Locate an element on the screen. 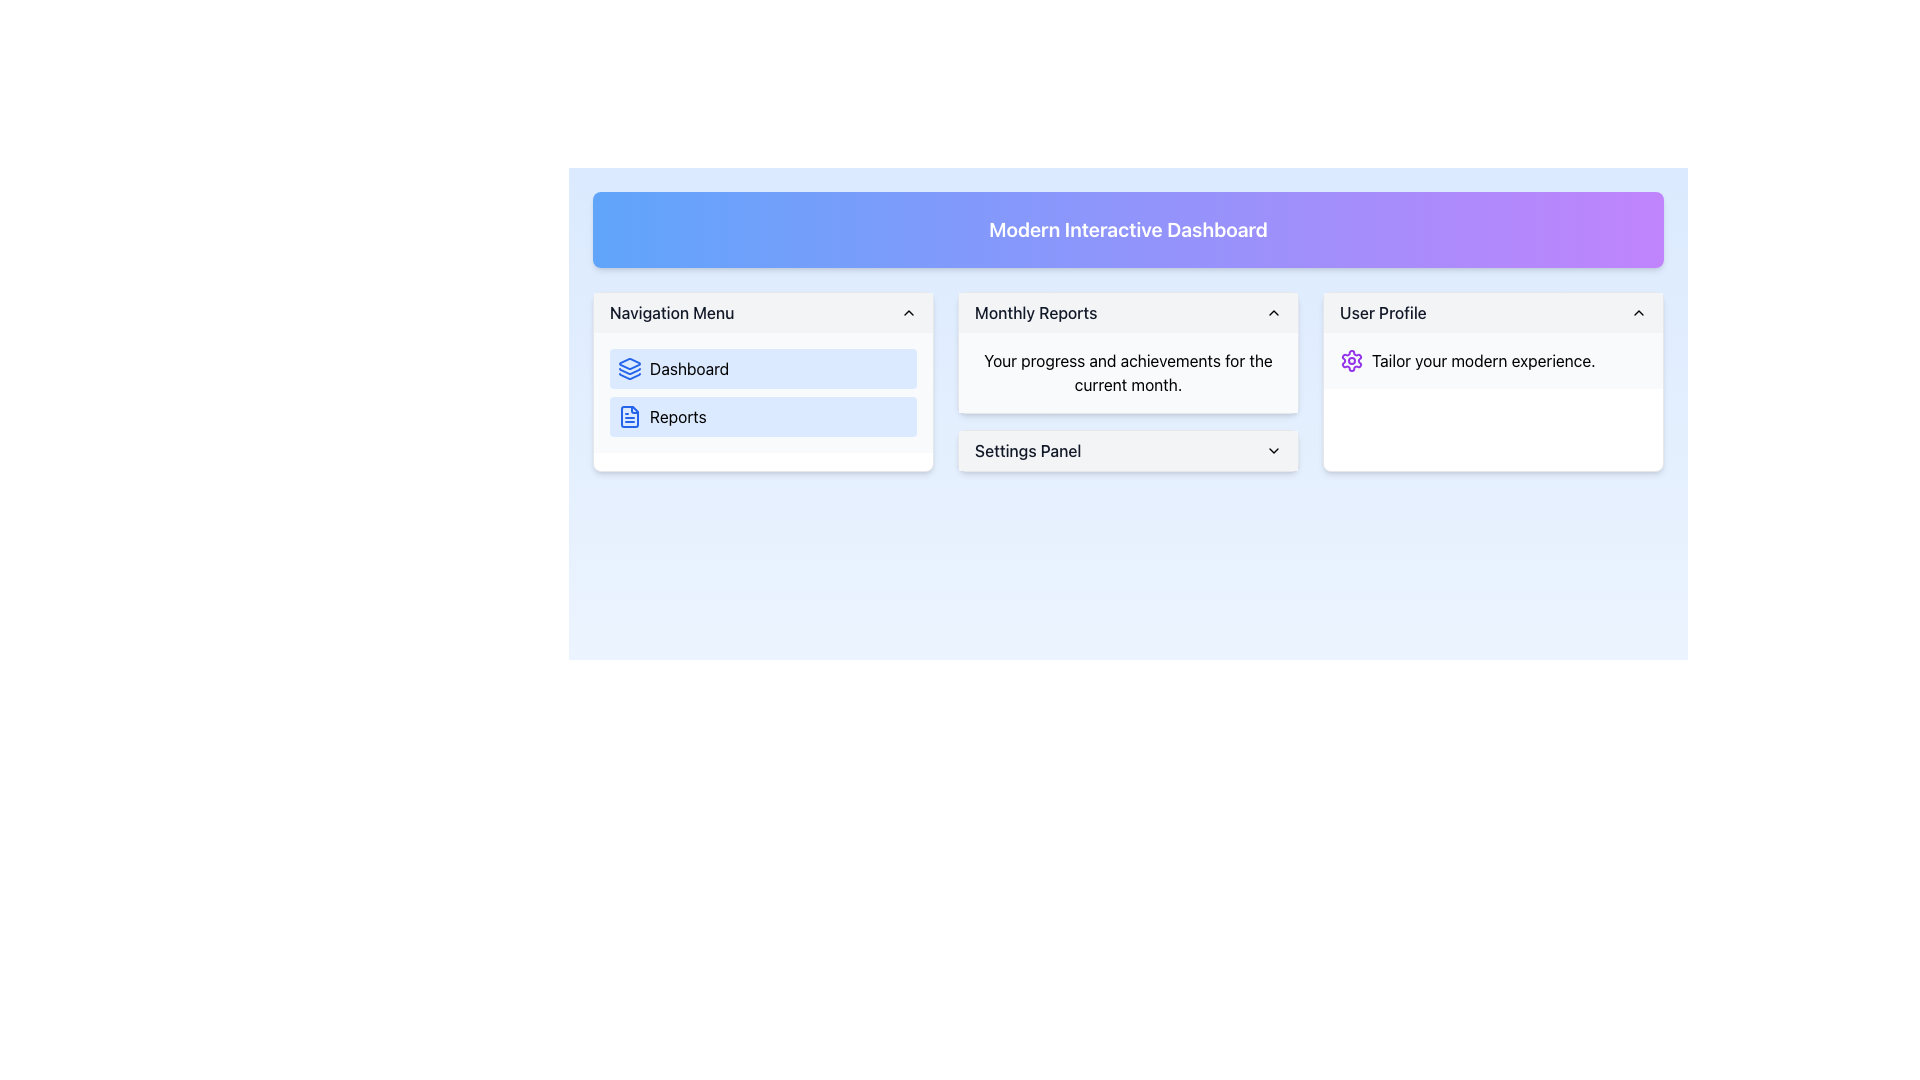 This screenshot has width=1920, height=1080. the 'Navigation Menu' text label, which is styled with a medium font in dark gray color and located in the top-left corner of the header bar is located at coordinates (672, 312).